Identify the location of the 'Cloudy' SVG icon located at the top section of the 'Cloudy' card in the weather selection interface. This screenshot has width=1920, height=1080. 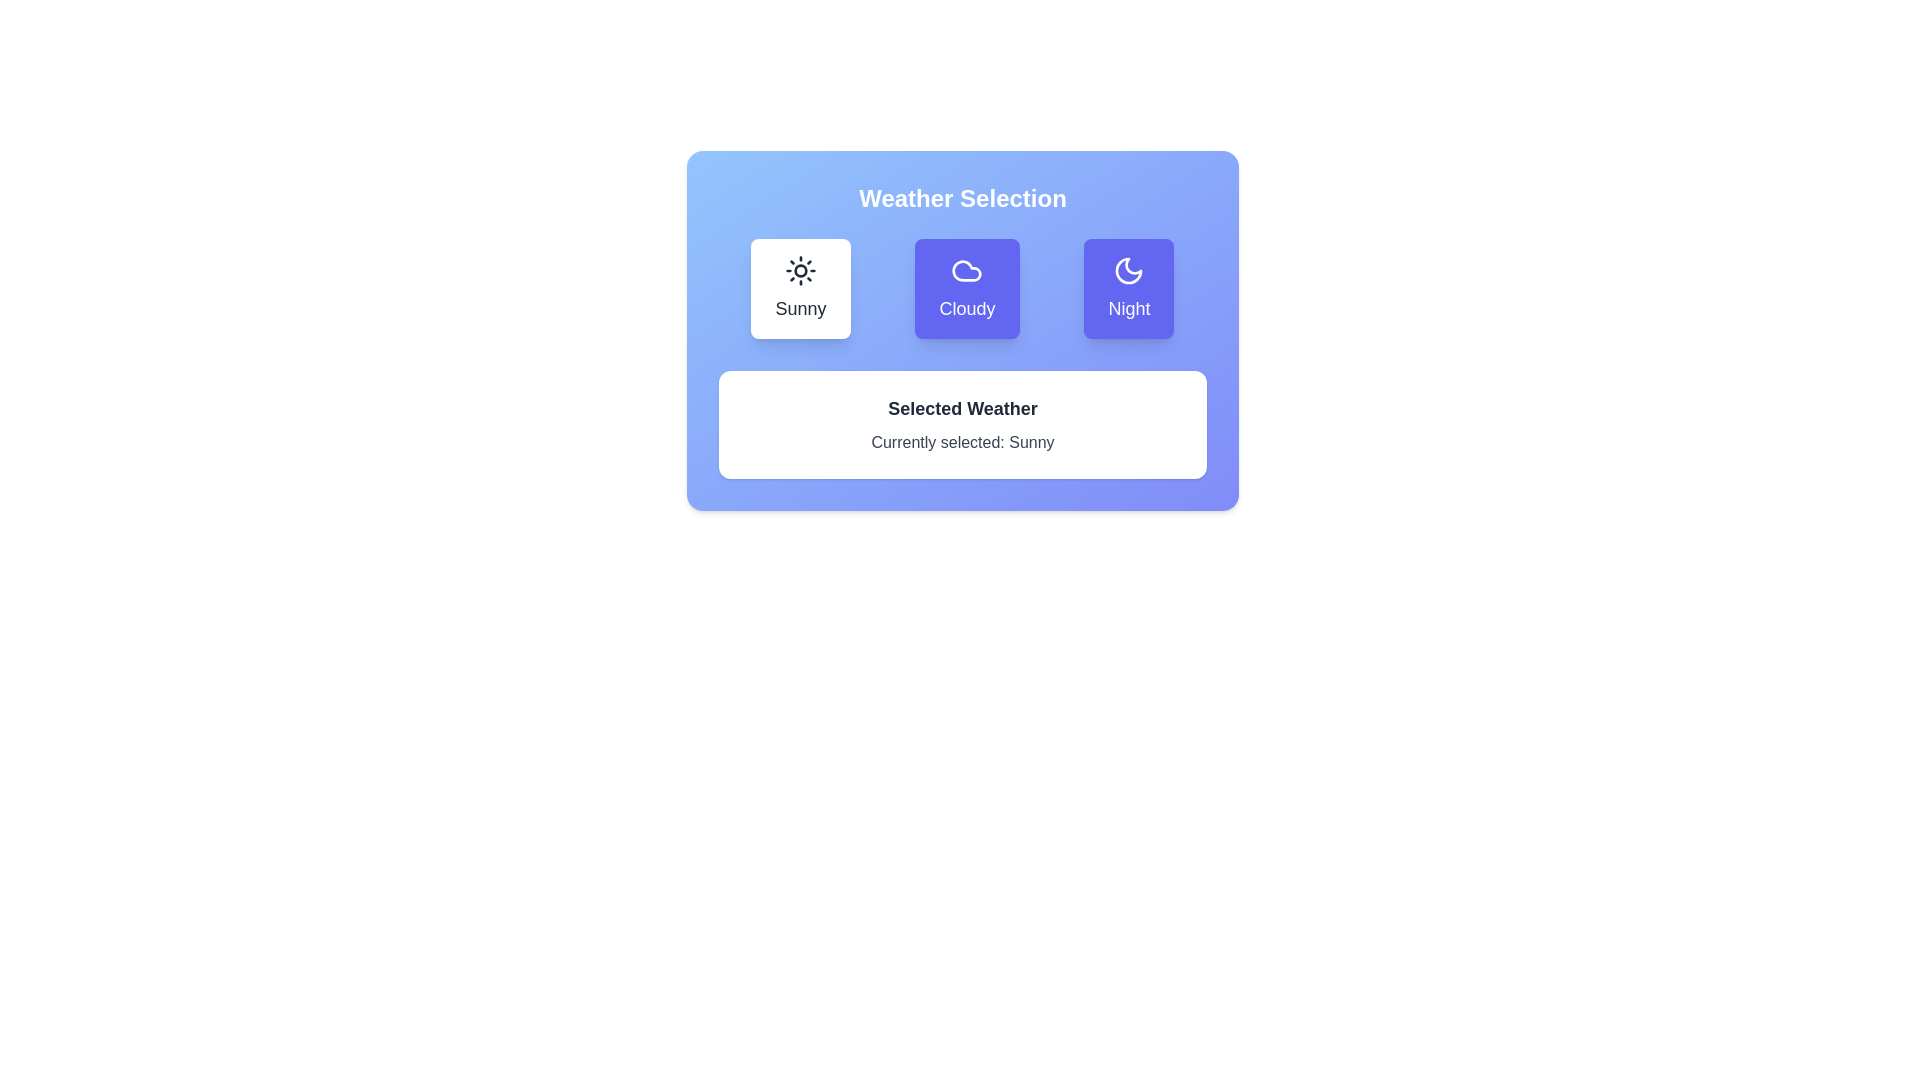
(967, 270).